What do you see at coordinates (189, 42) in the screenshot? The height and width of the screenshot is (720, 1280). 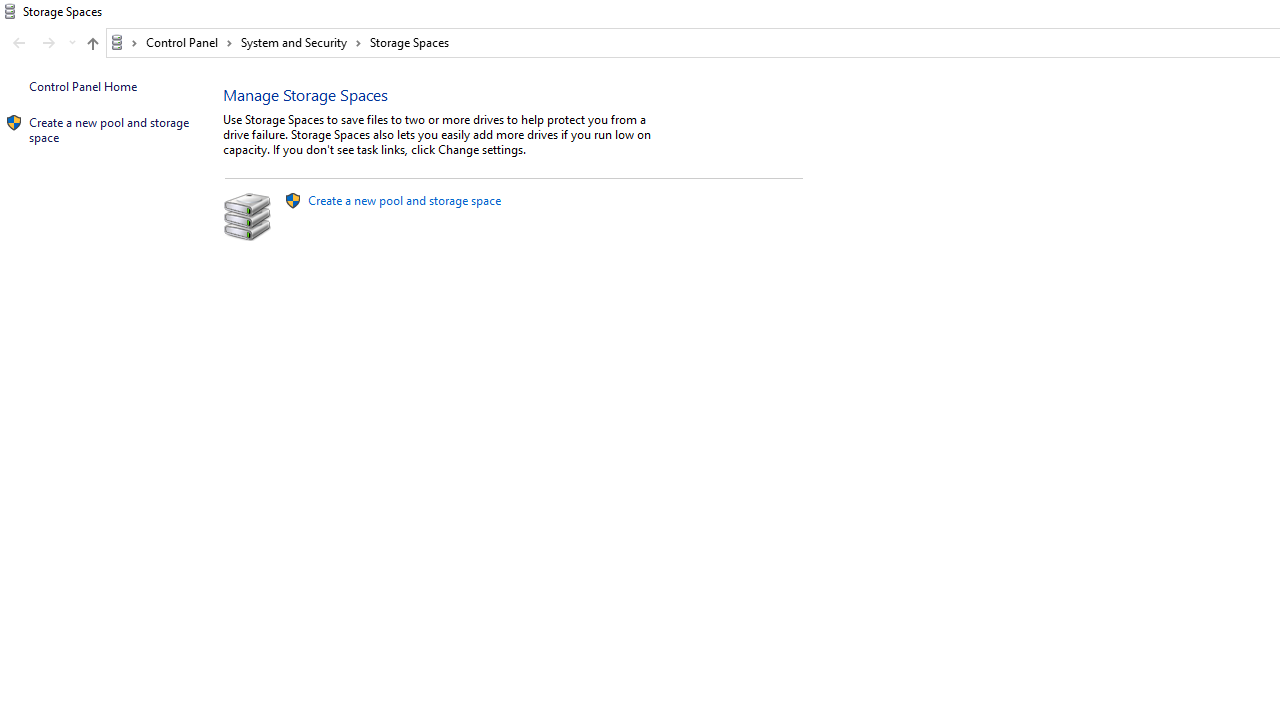 I see `'Control Panel'` at bounding box center [189, 42].